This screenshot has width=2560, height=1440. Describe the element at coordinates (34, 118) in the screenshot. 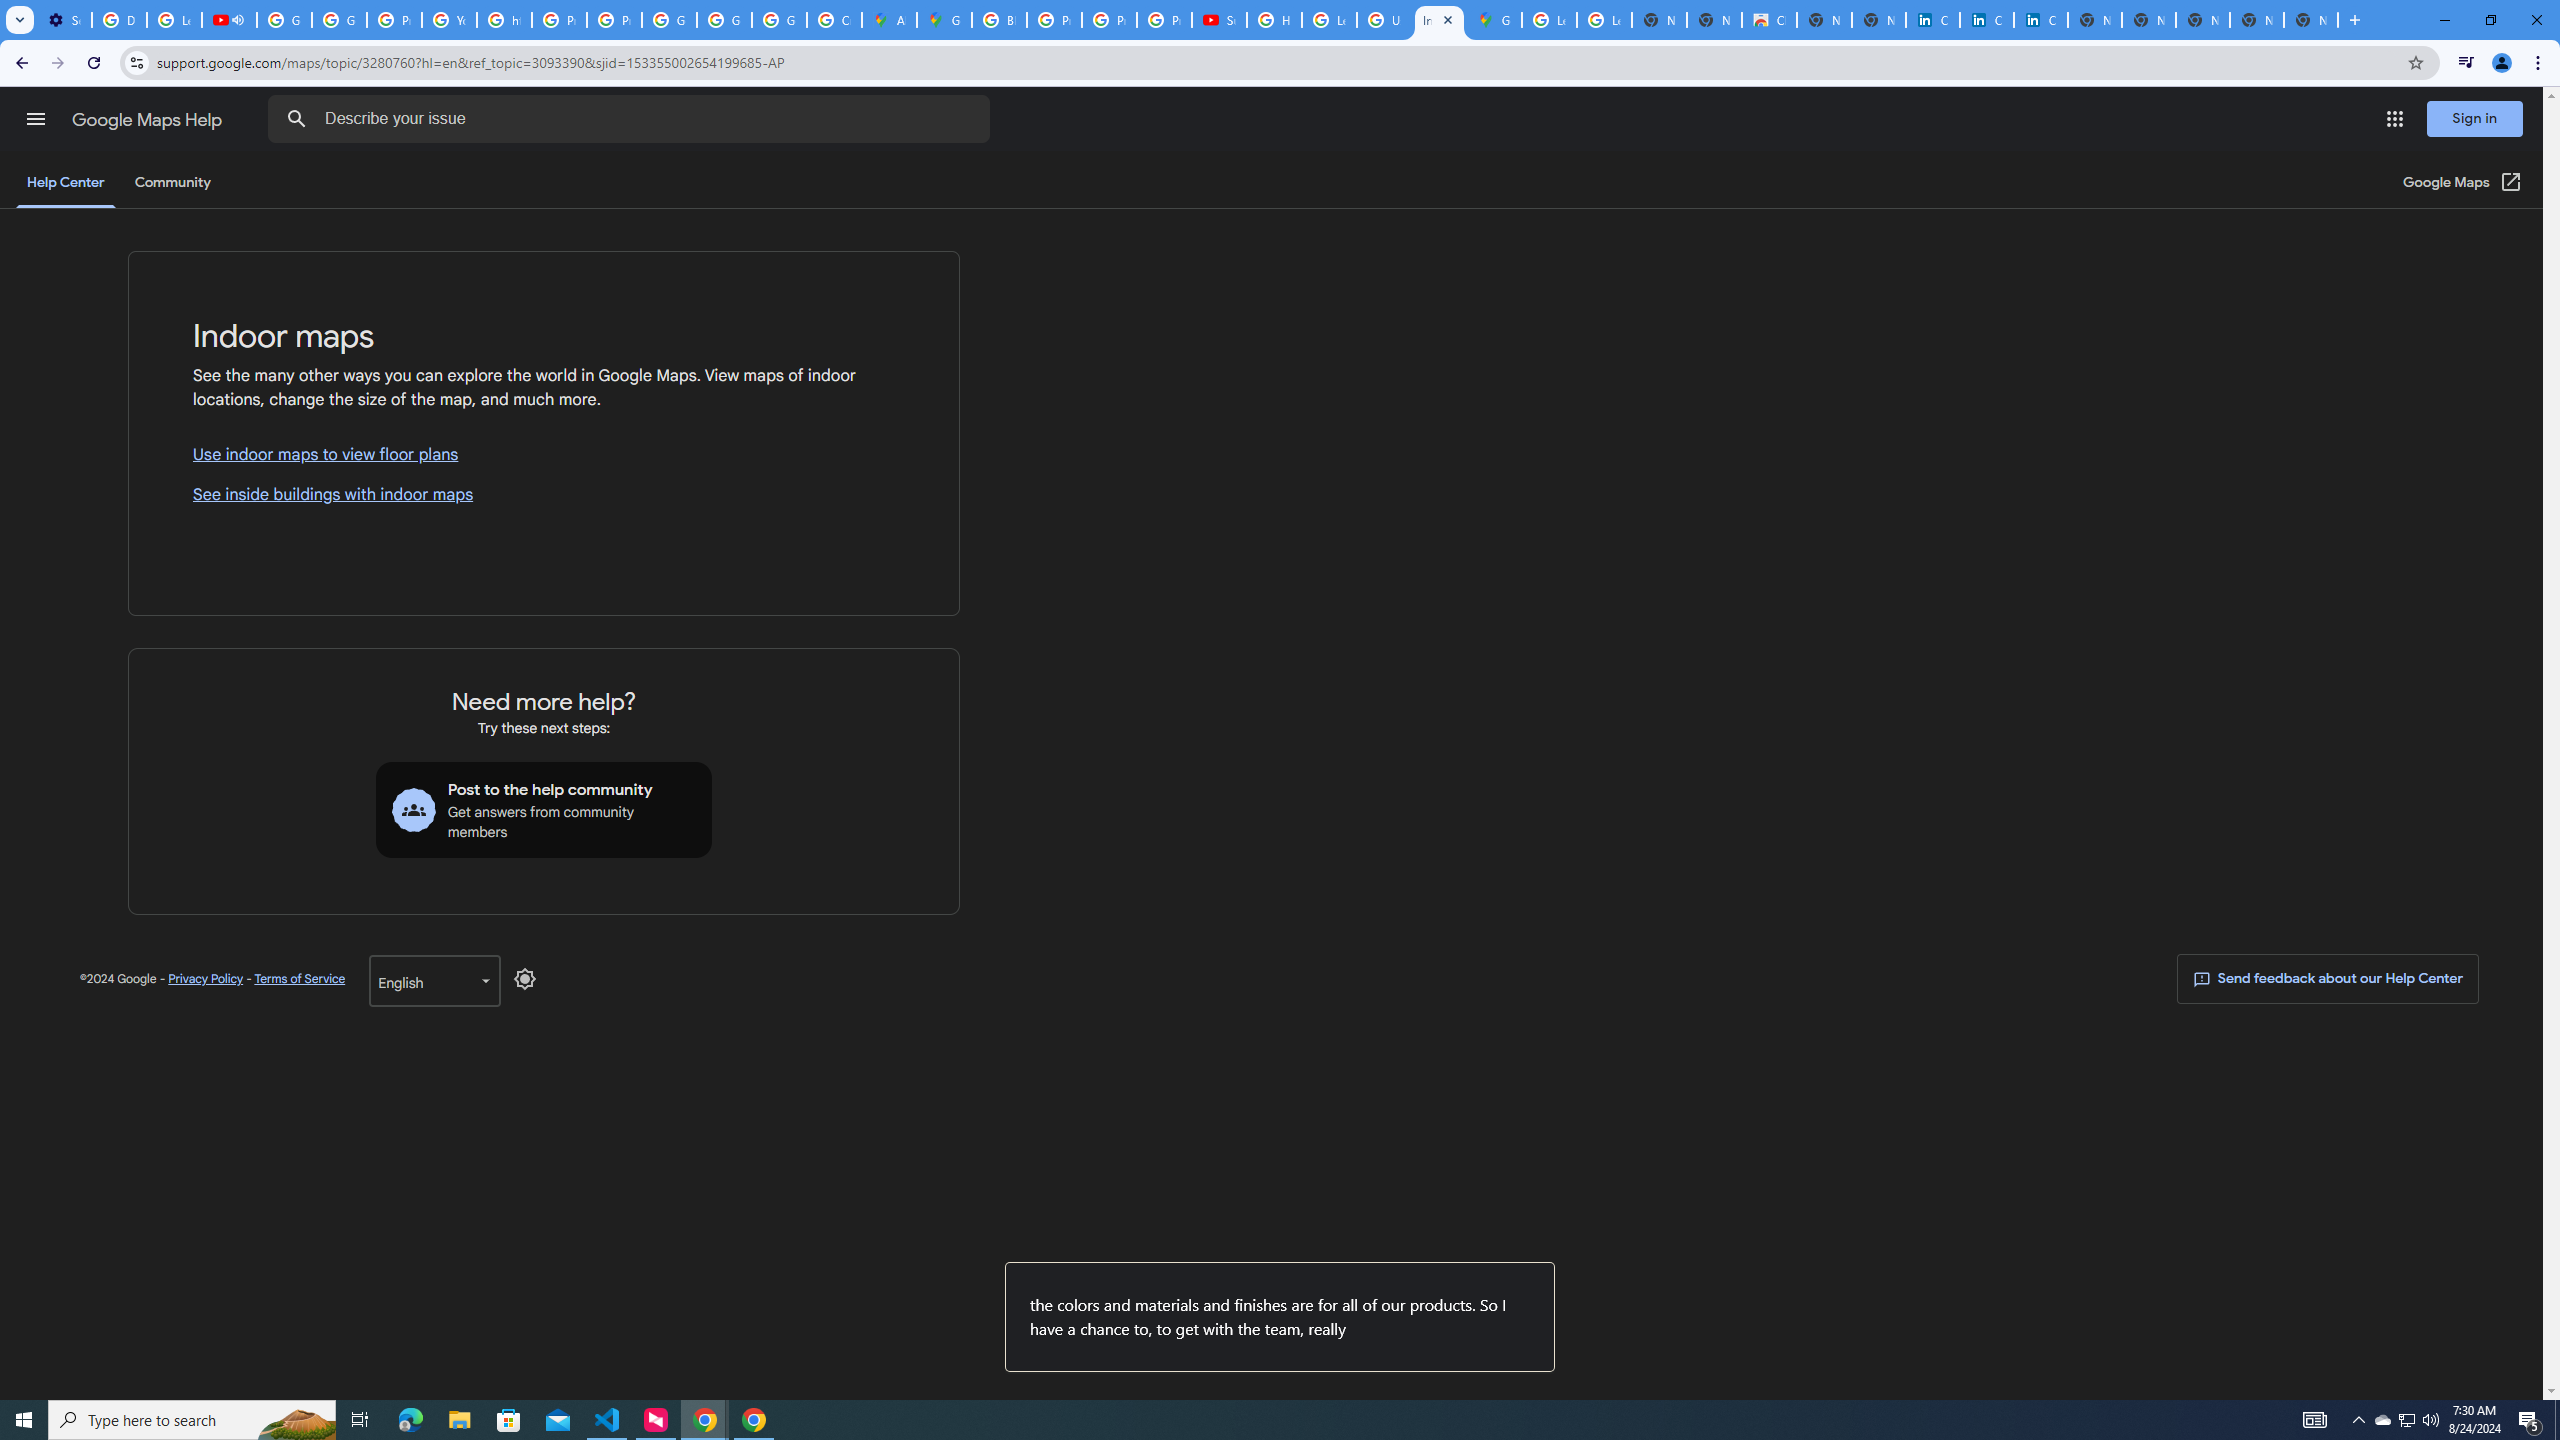

I see `'Main menu'` at that location.